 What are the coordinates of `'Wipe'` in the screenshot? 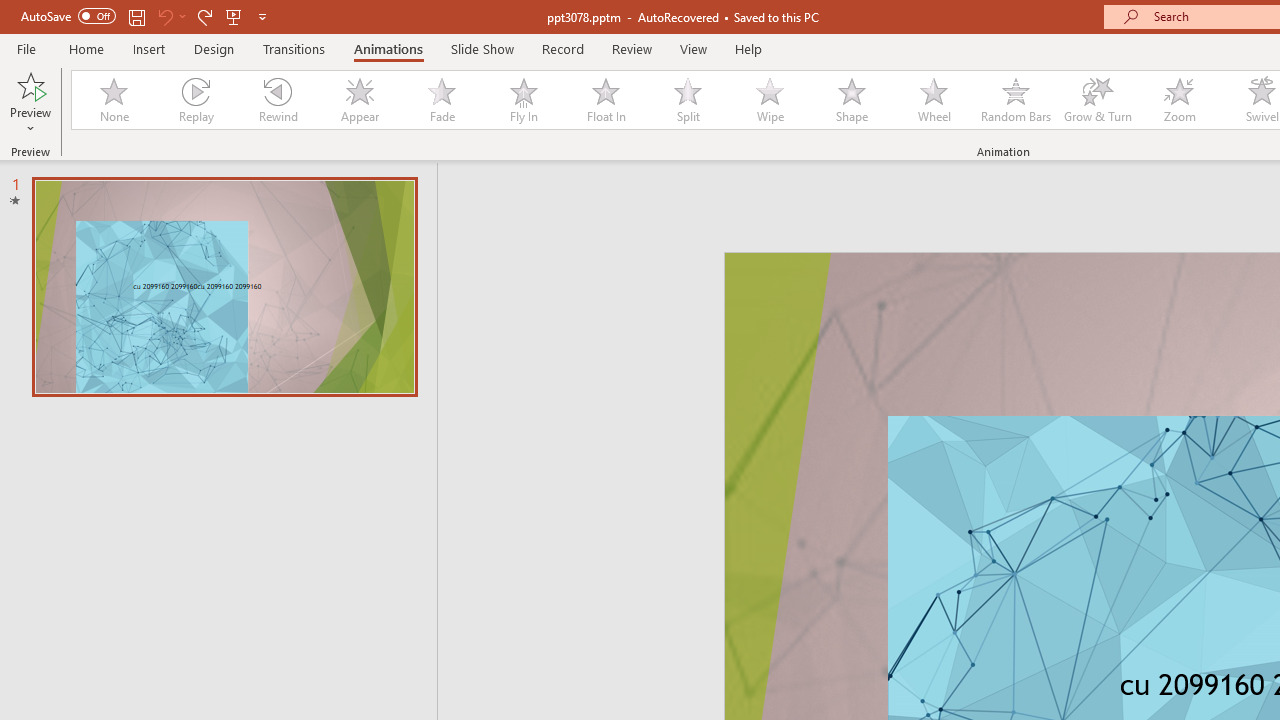 It's located at (769, 100).